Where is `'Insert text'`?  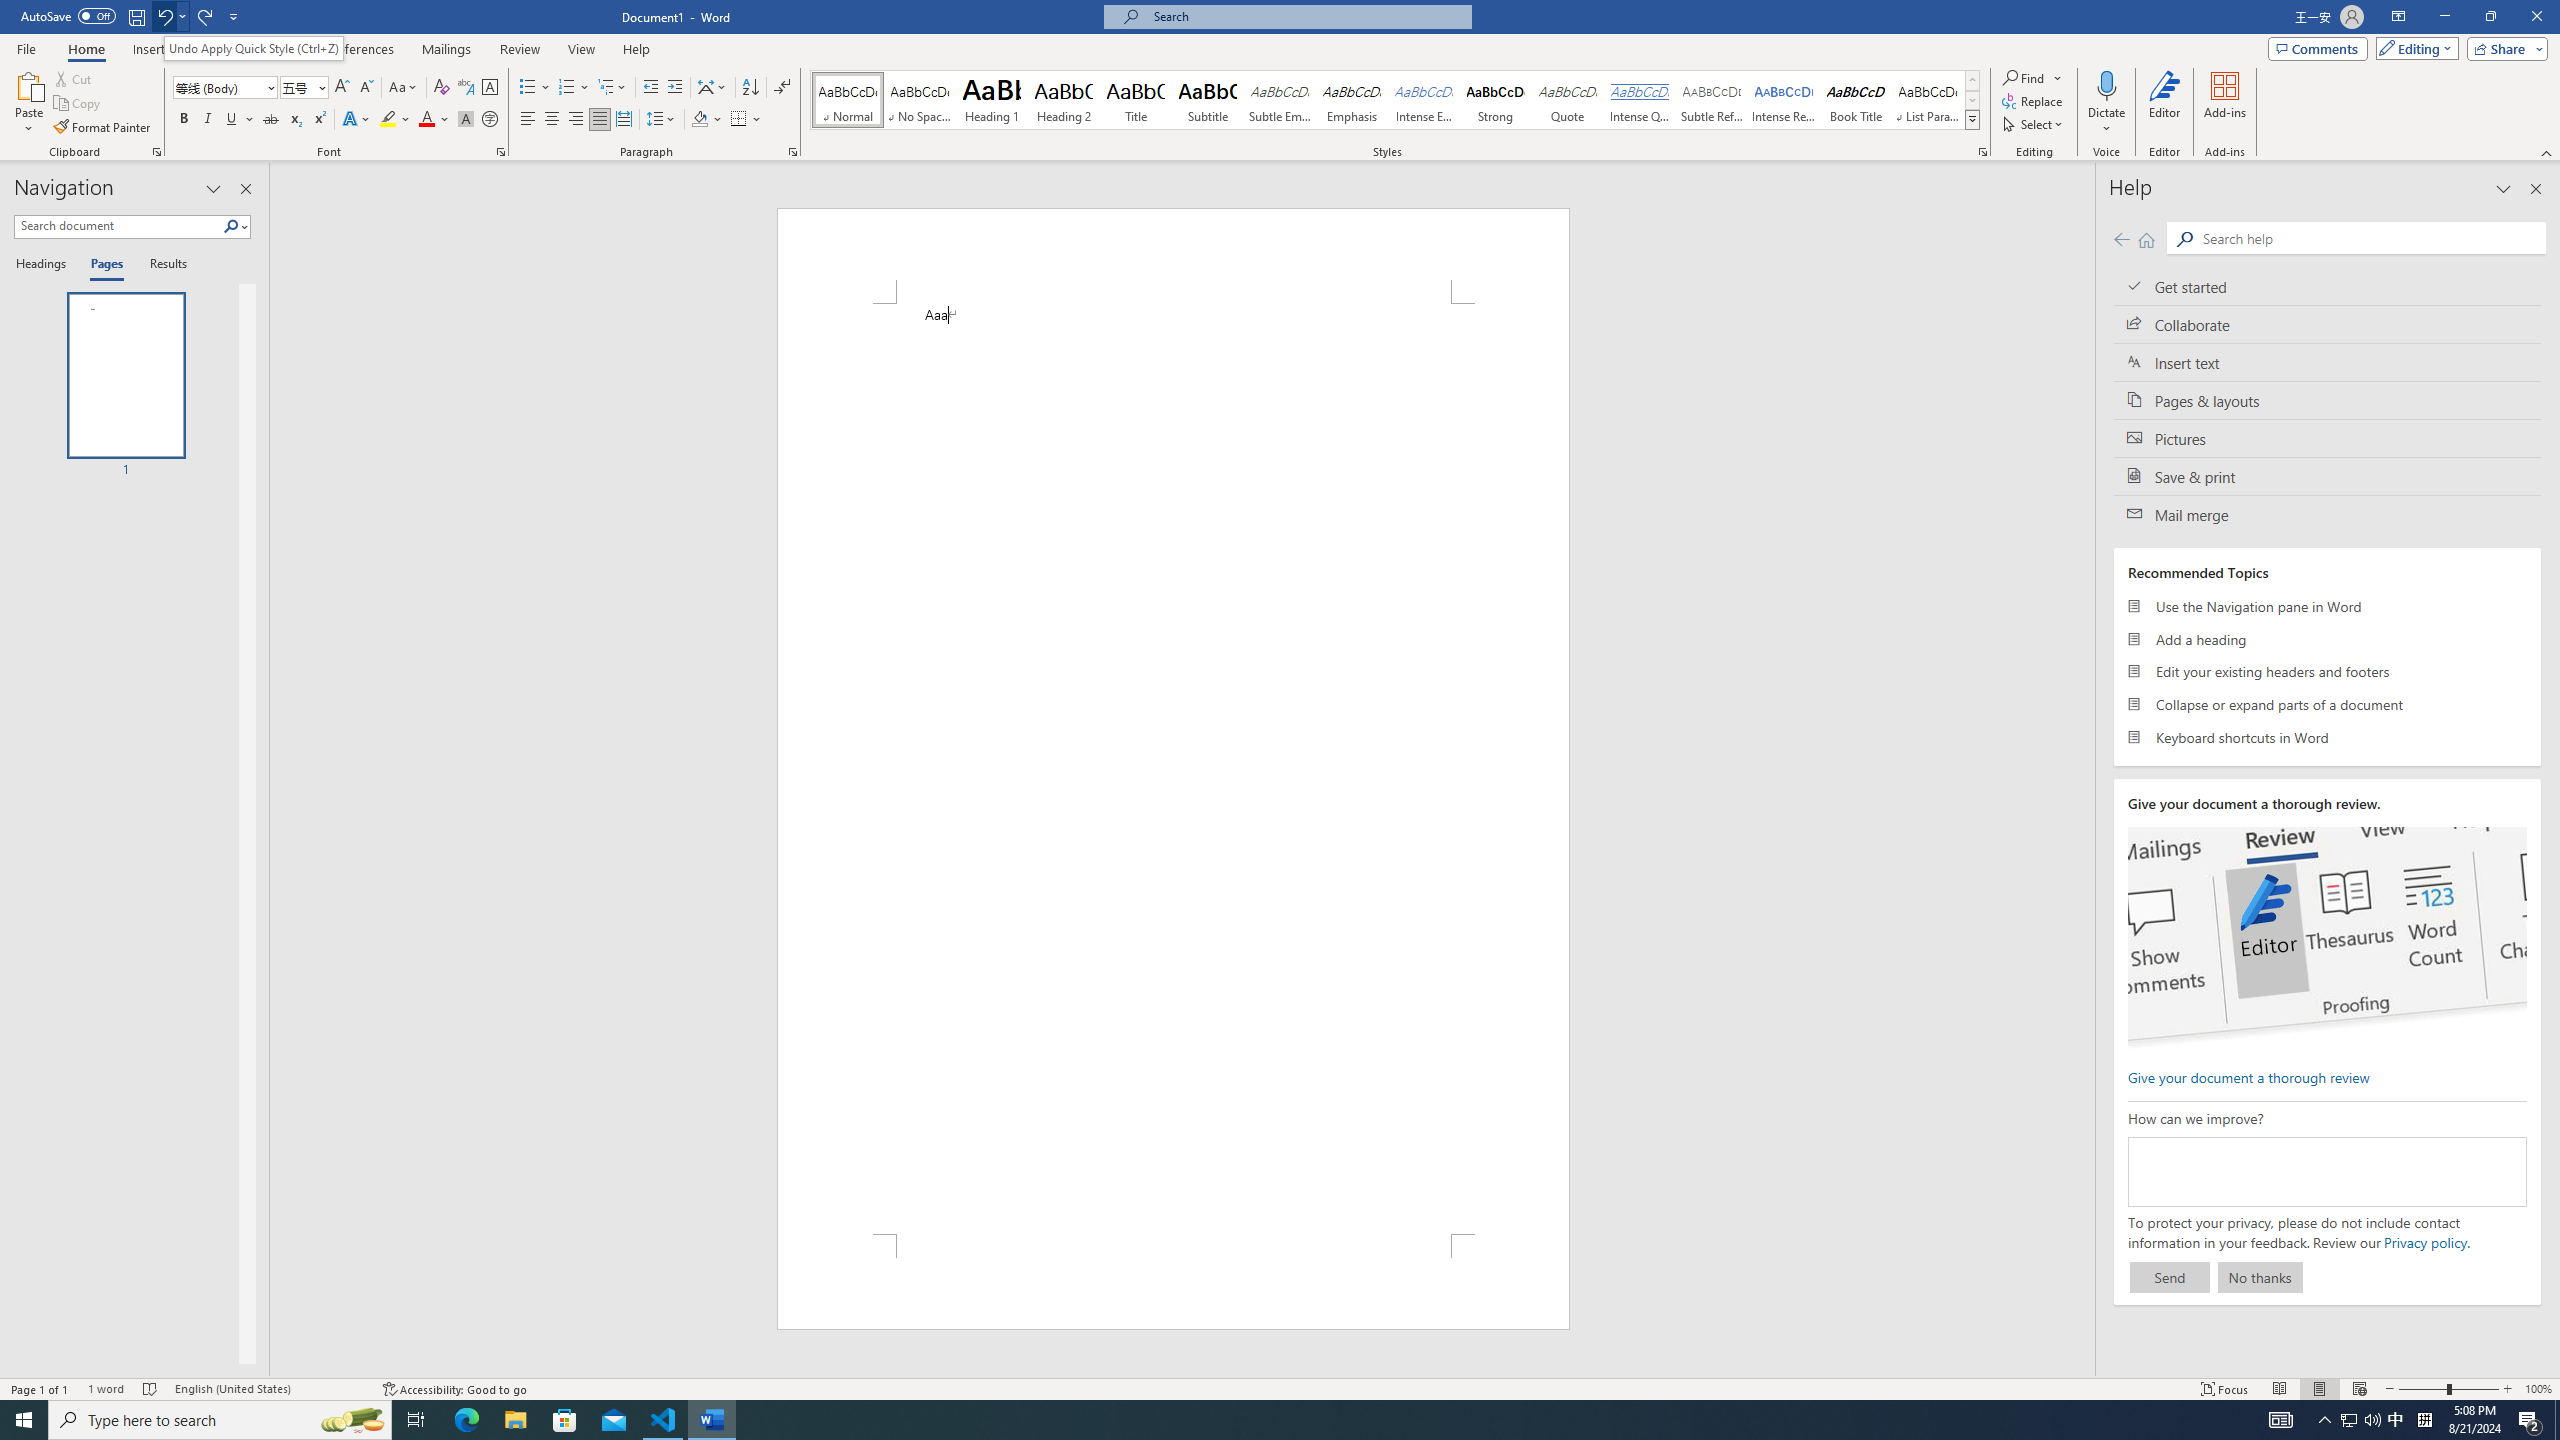
'Insert text' is located at coordinates (2327, 361).